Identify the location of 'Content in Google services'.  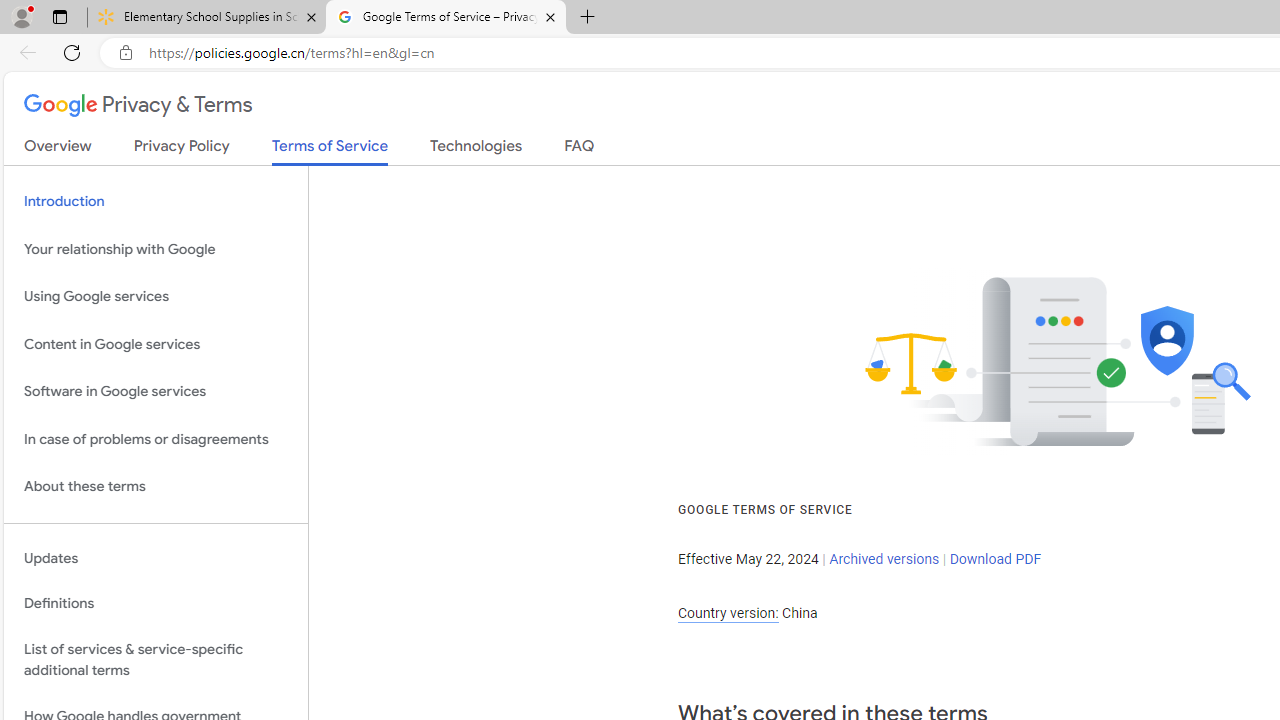
(155, 343).